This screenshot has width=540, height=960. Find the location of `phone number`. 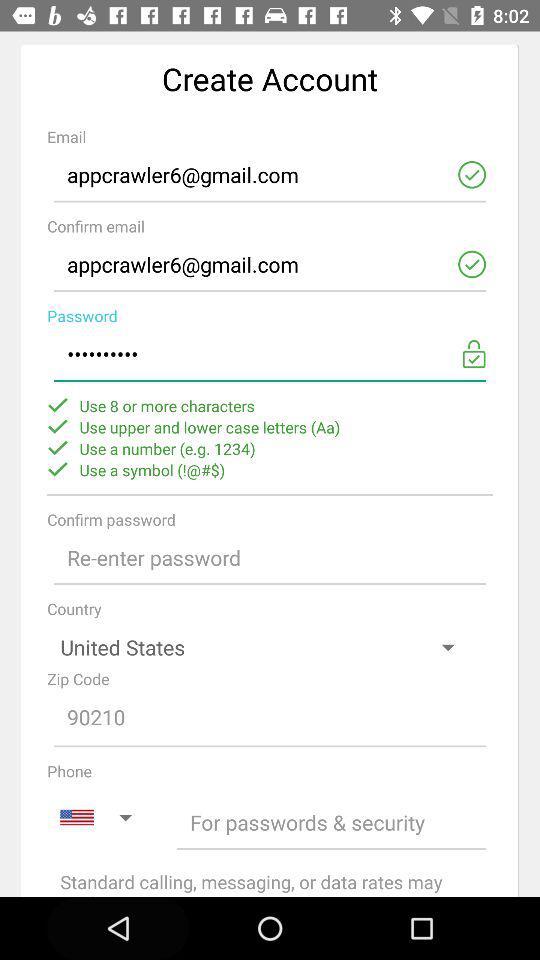

phone number is located at coordinates (331, 822).